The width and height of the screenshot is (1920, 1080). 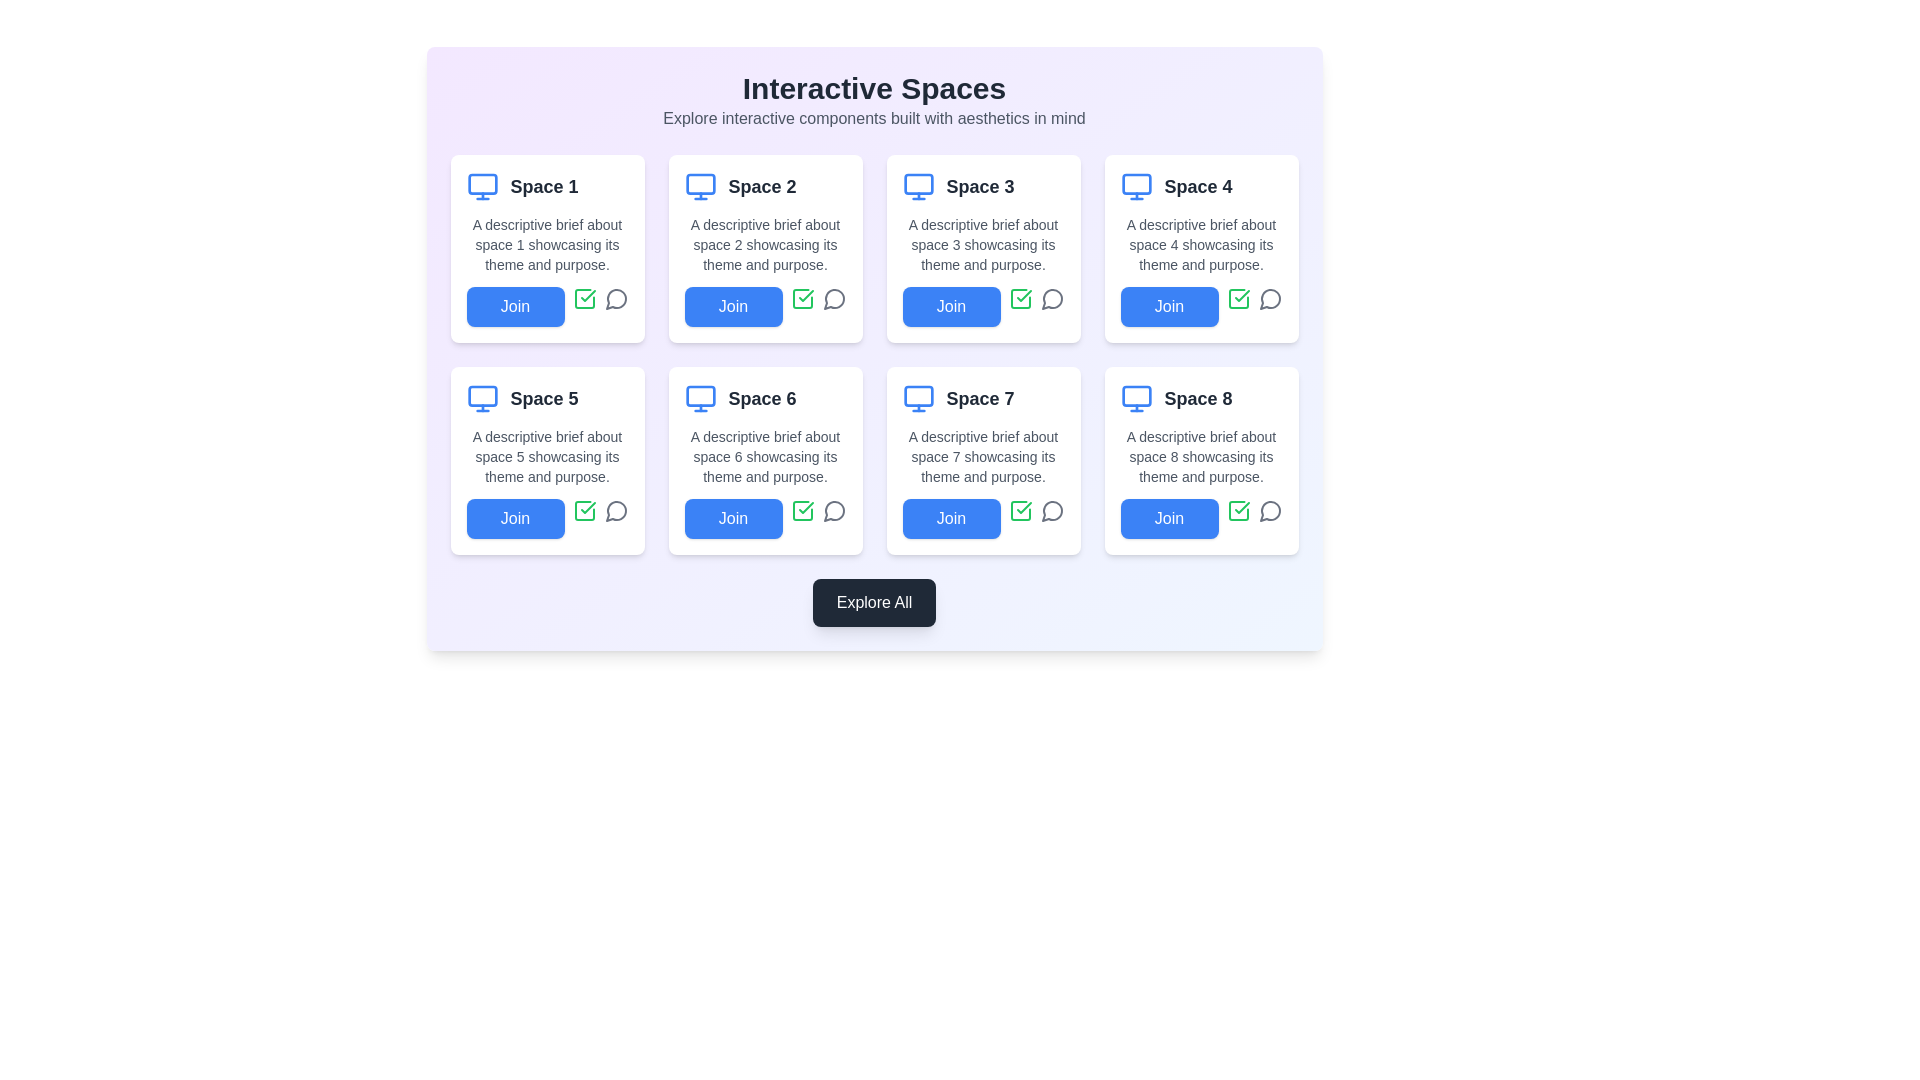 I want to click on the button that initiates the interaction for 'joining Space 3', located on the third card in the first row under 'Interactive Spaces', so click(x=950, y=307).